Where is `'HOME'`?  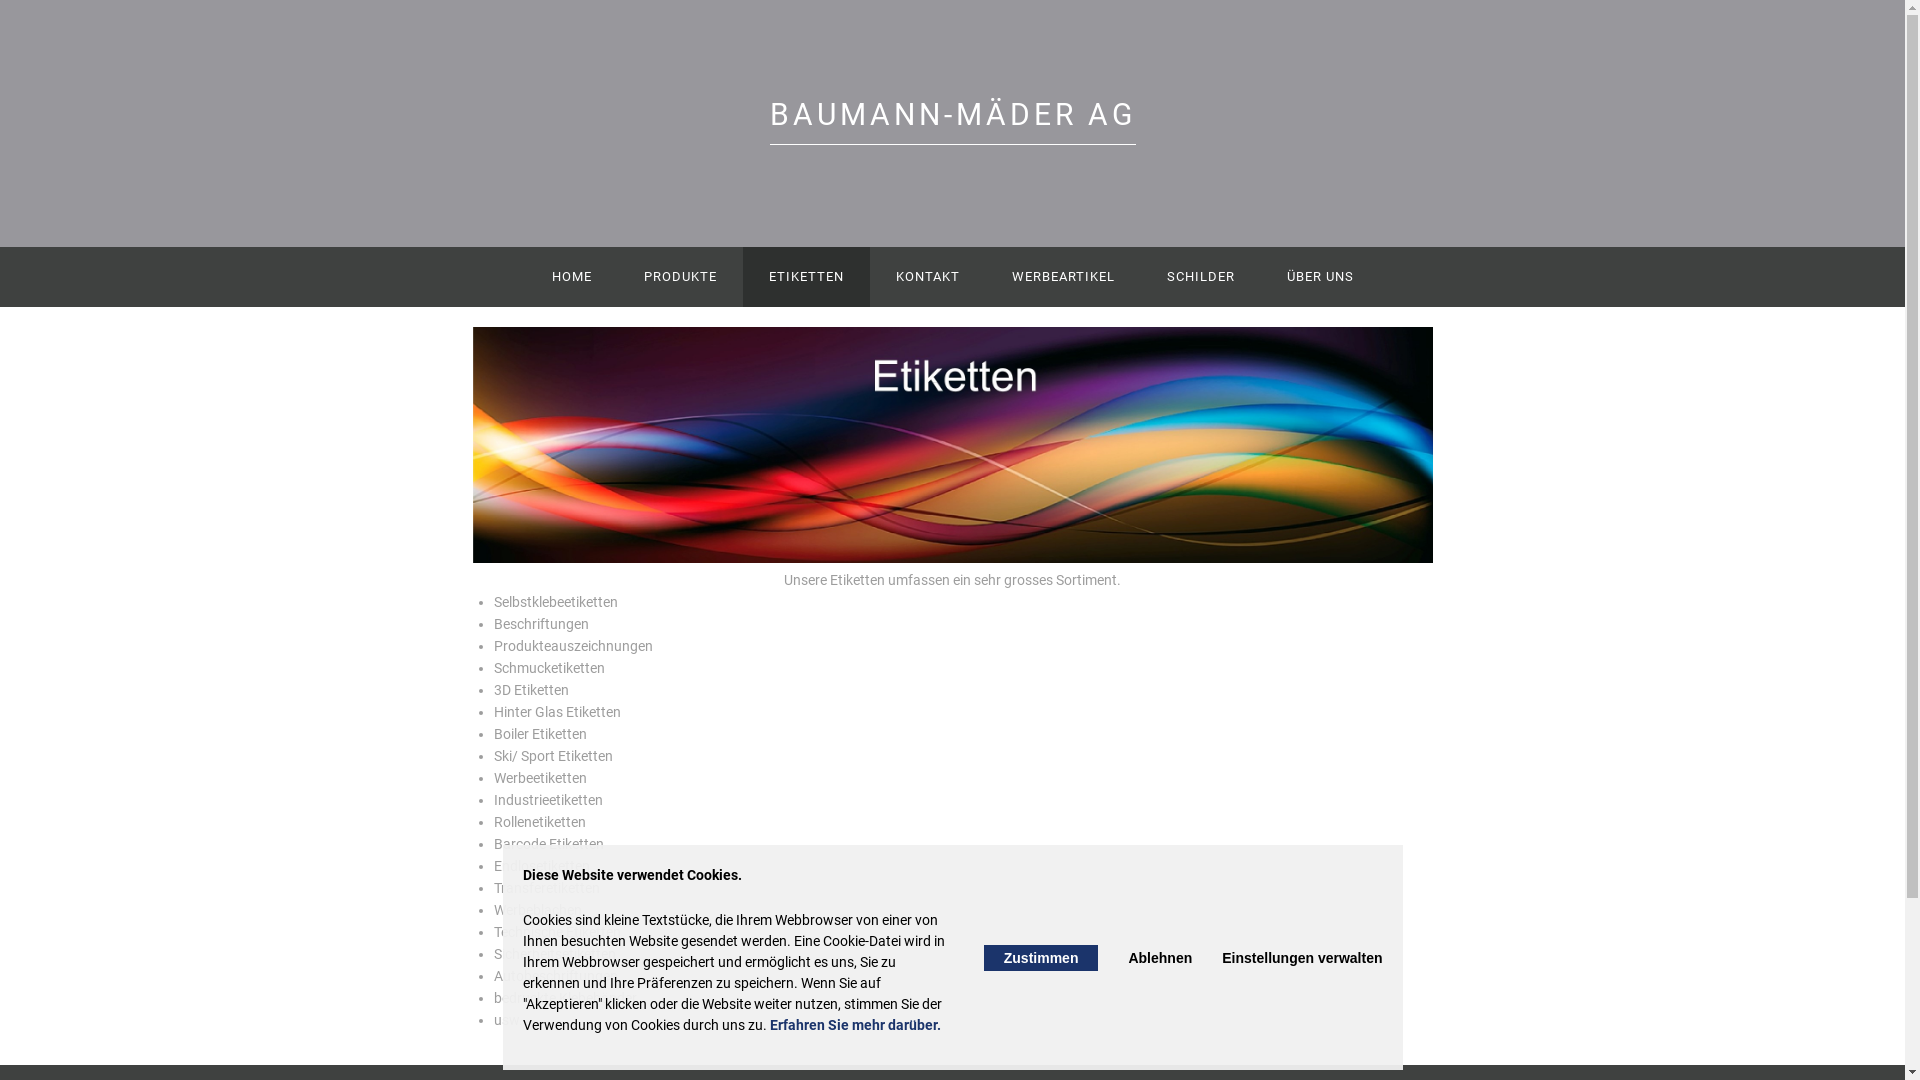 'HOME' is located at coordinates (526, 277).